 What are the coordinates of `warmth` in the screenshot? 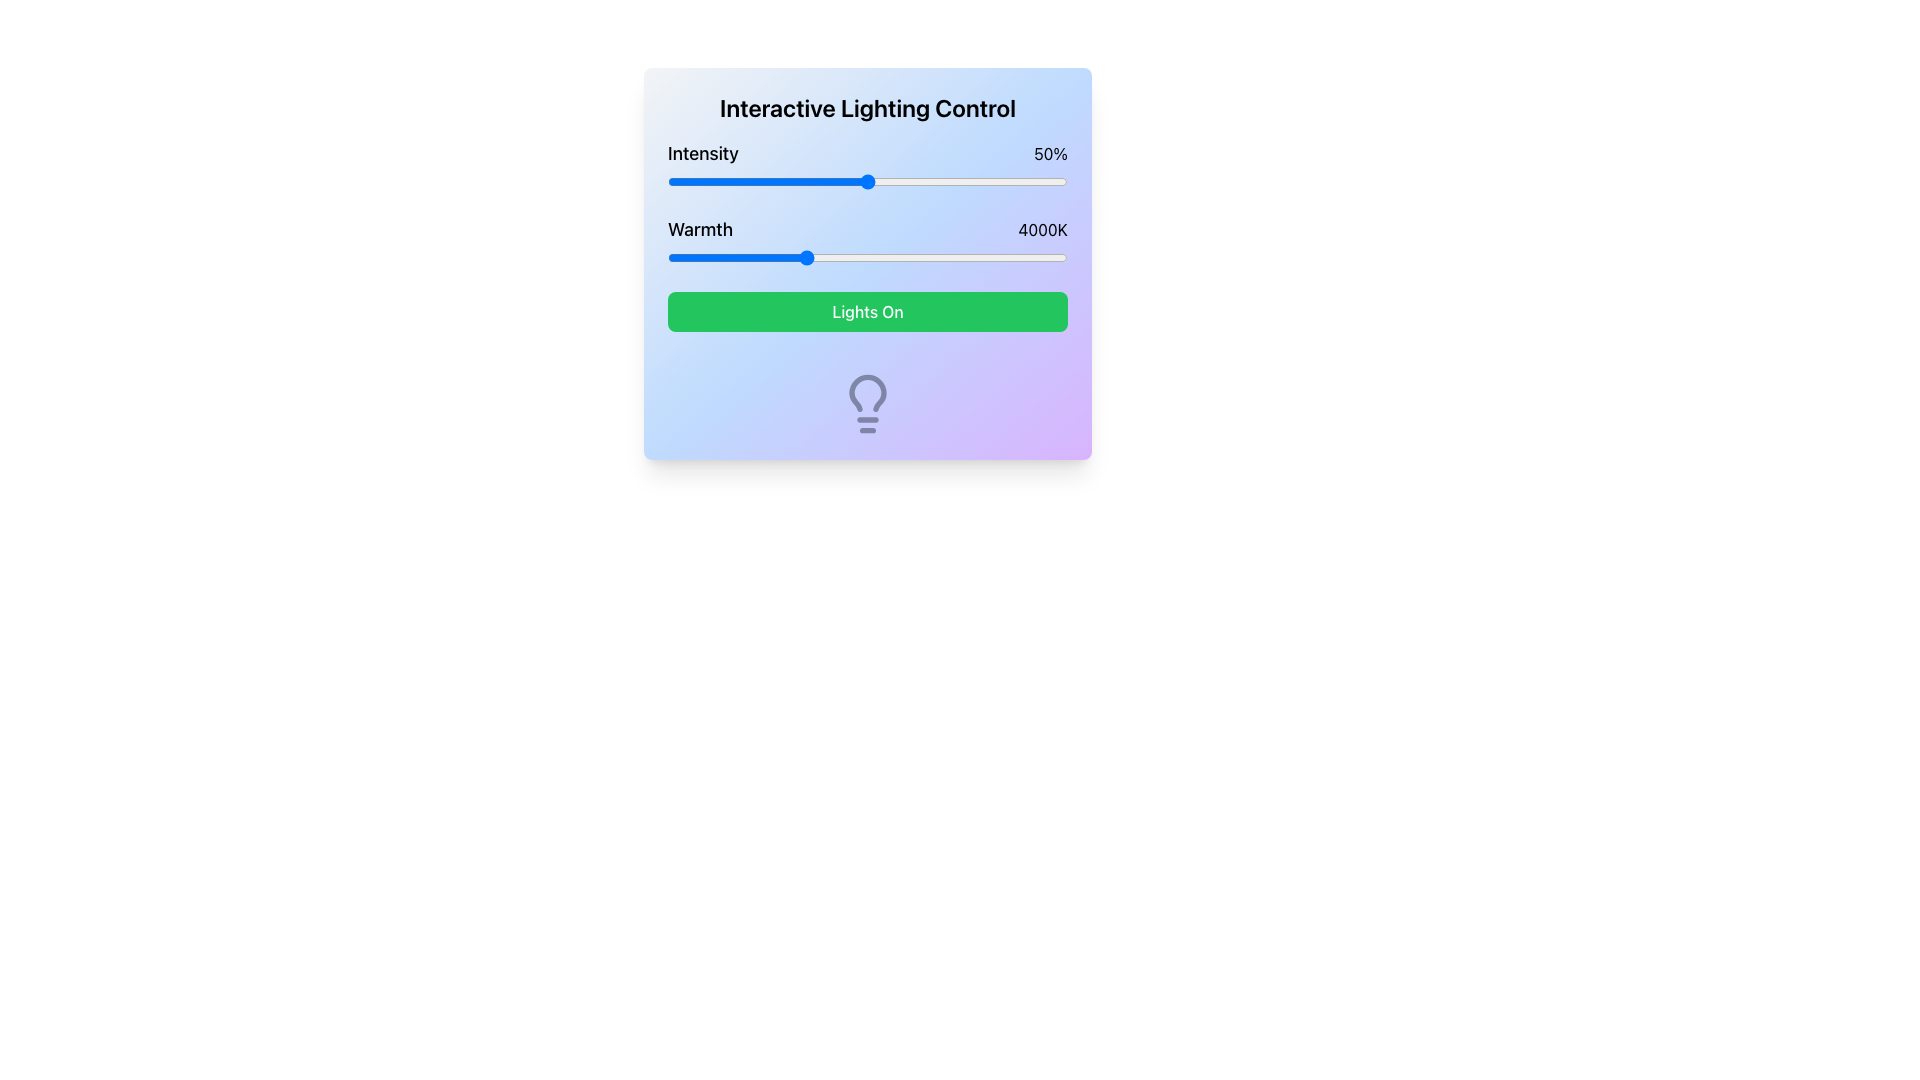 It's located at (809, 257).